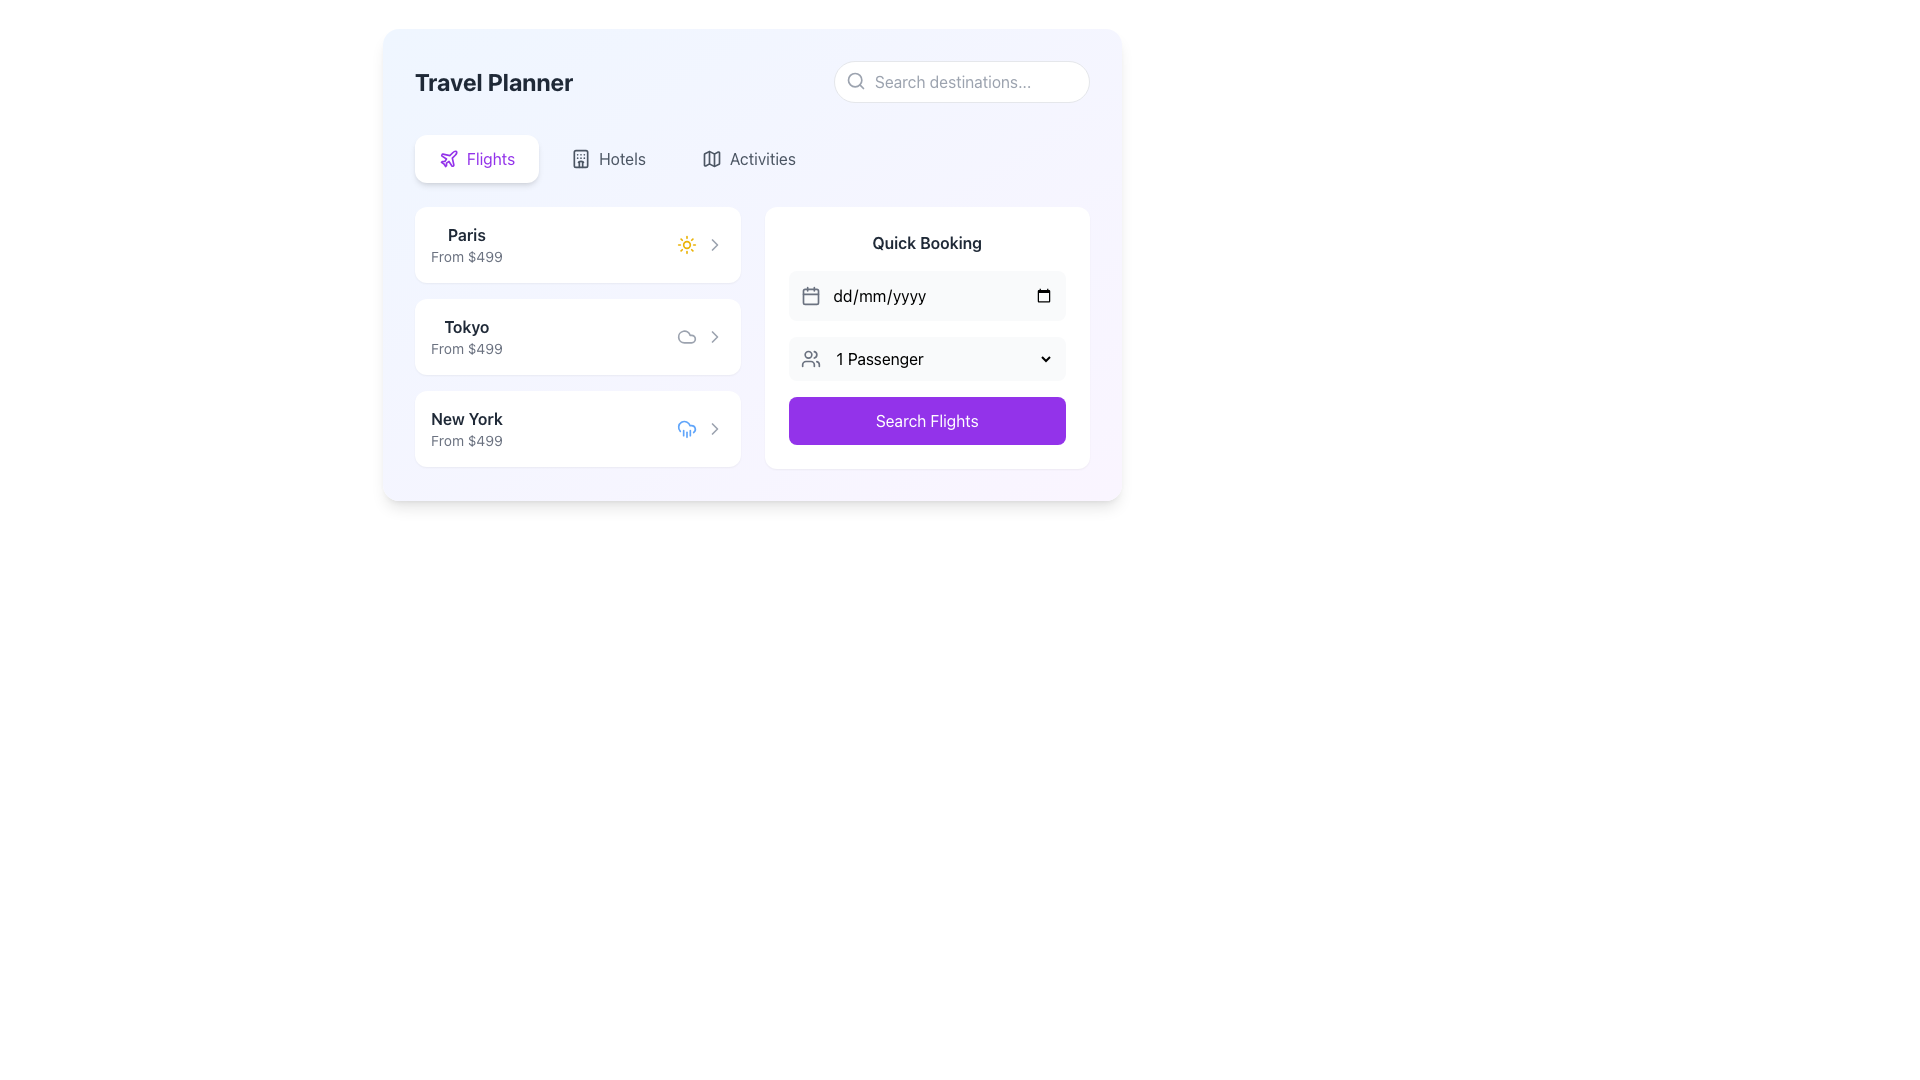 This screenshot has width=1920, height=1080. What do you see at coordinates (686, 244) in the screenshot?
I see `the vibrant yellow sun-shaped icon located to the right of the 'Paris' label in the left pane` at bounding box center [686, 244].